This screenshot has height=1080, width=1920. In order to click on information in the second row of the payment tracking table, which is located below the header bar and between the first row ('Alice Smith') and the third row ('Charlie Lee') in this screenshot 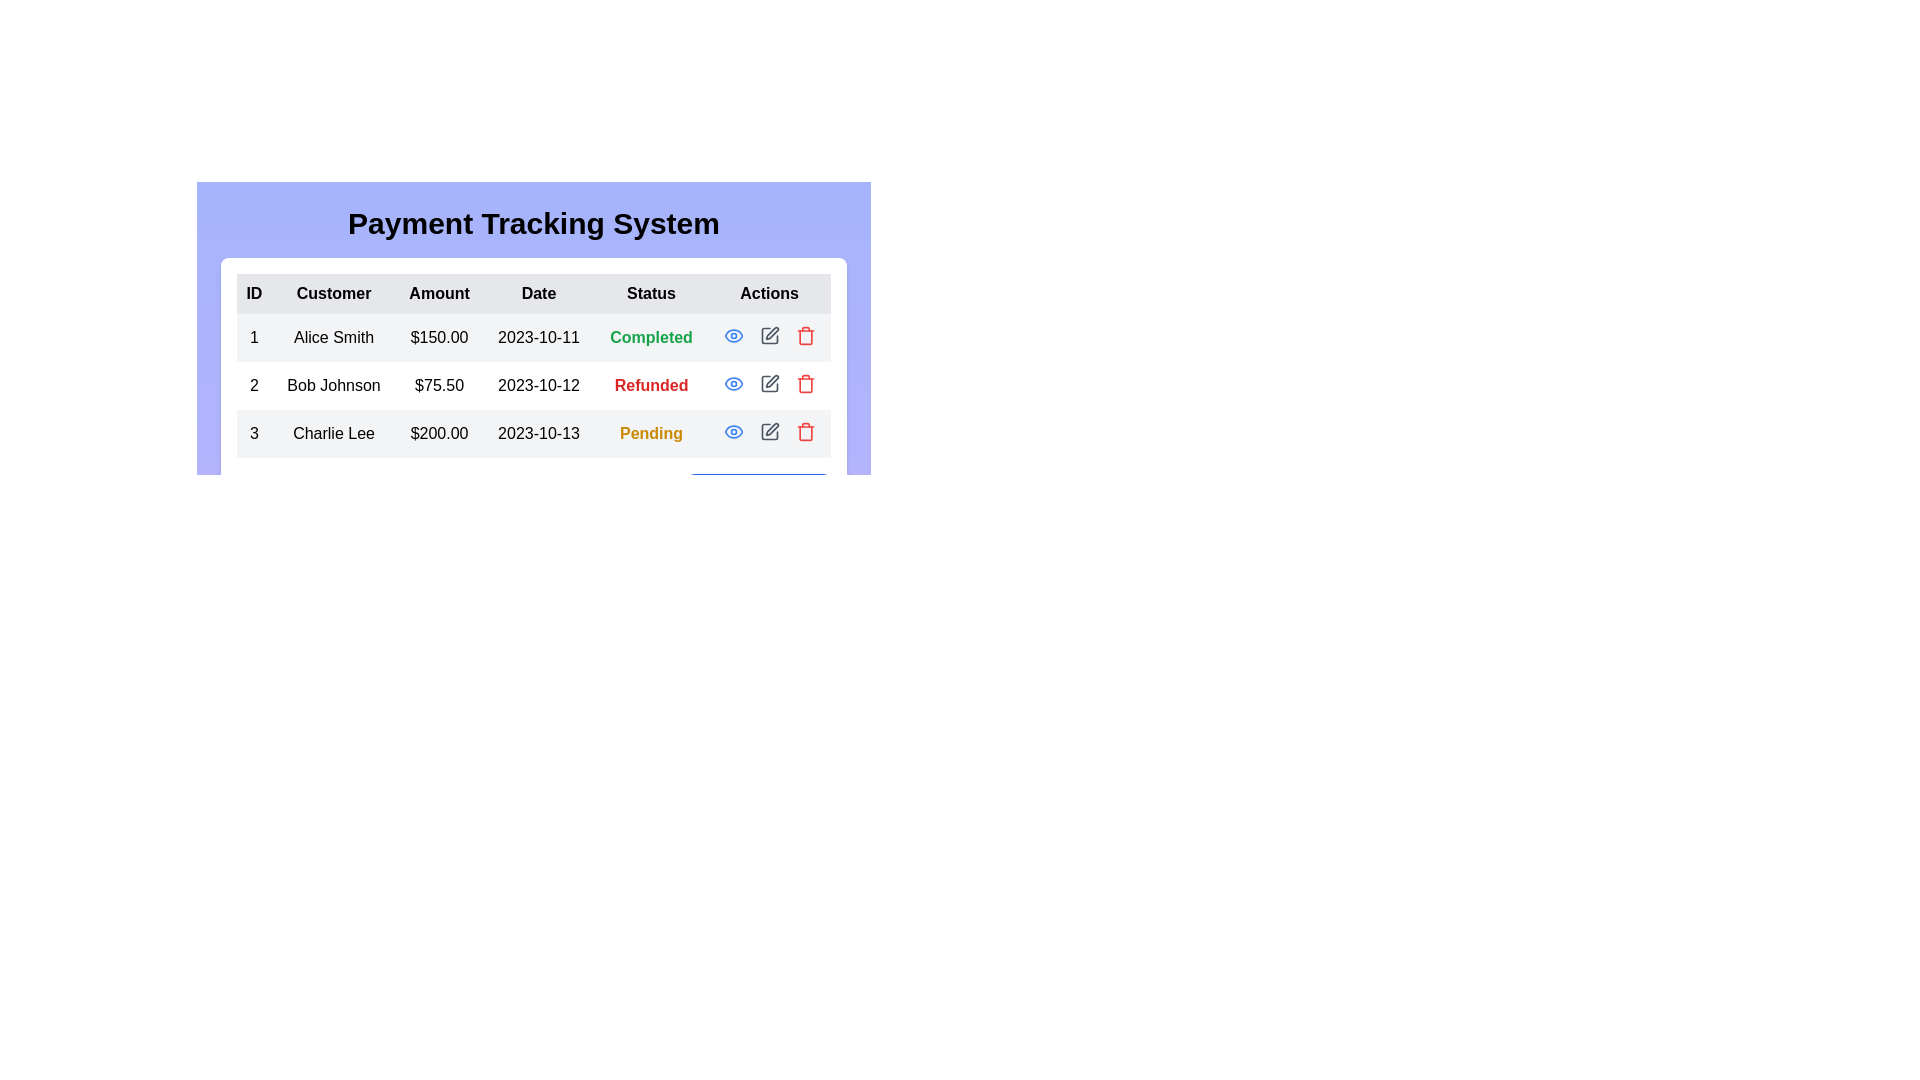, I will do `click(533, 385)`.